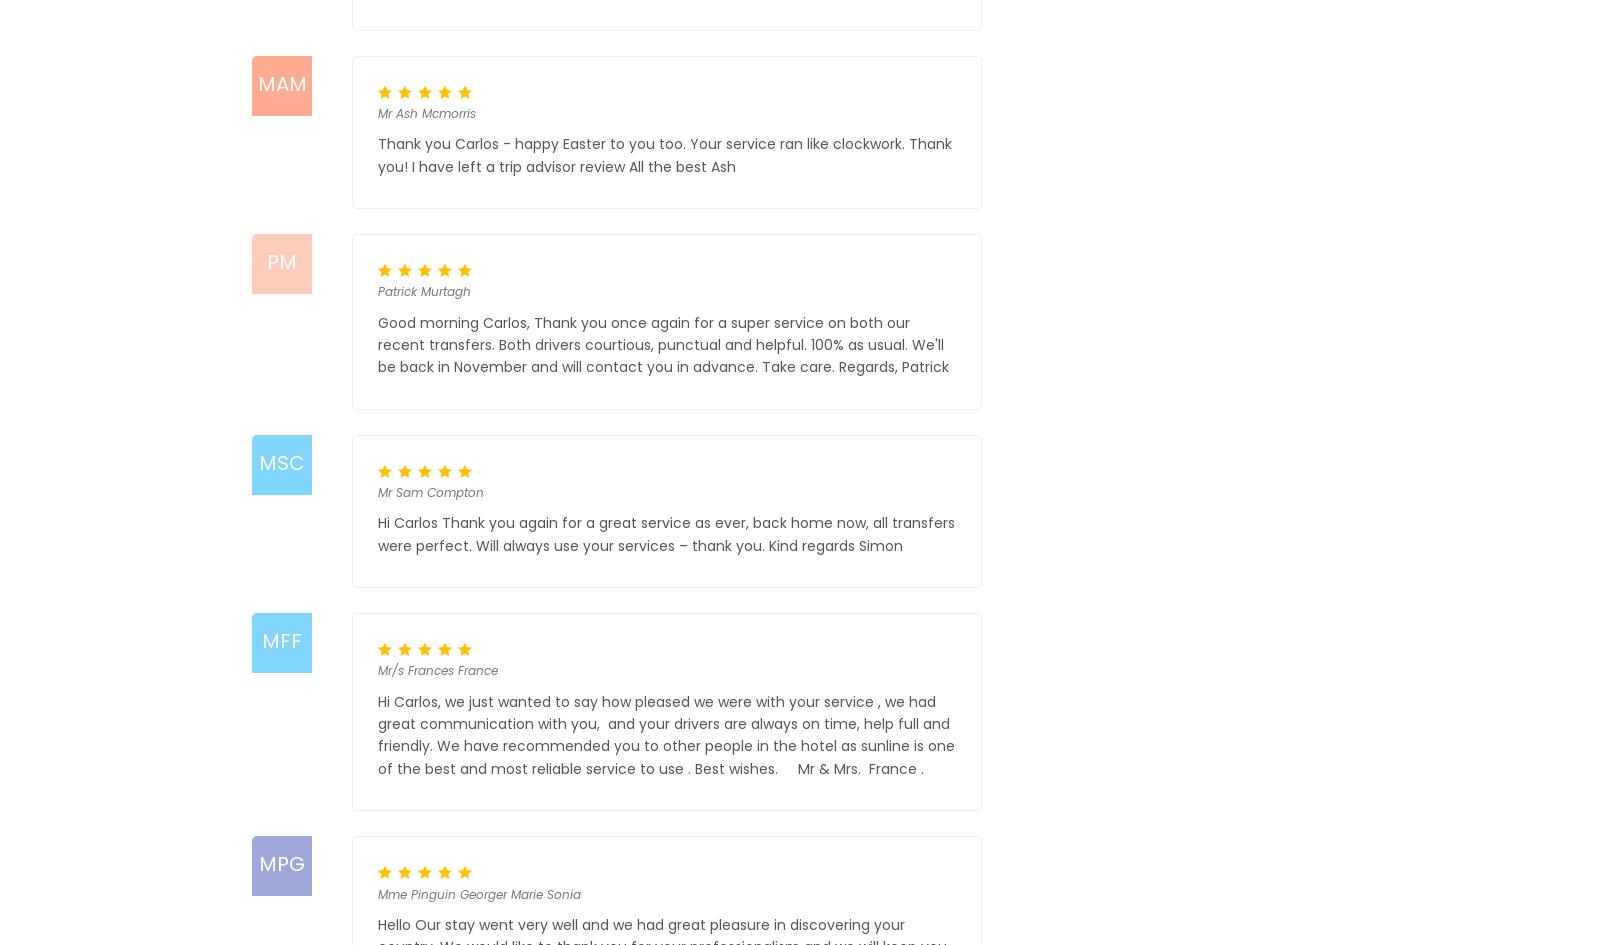 This screenshot has height=945, width=1613. Describe the element at coordinates (279, 639) in the screenshot. I see `'MFF'` at that location.